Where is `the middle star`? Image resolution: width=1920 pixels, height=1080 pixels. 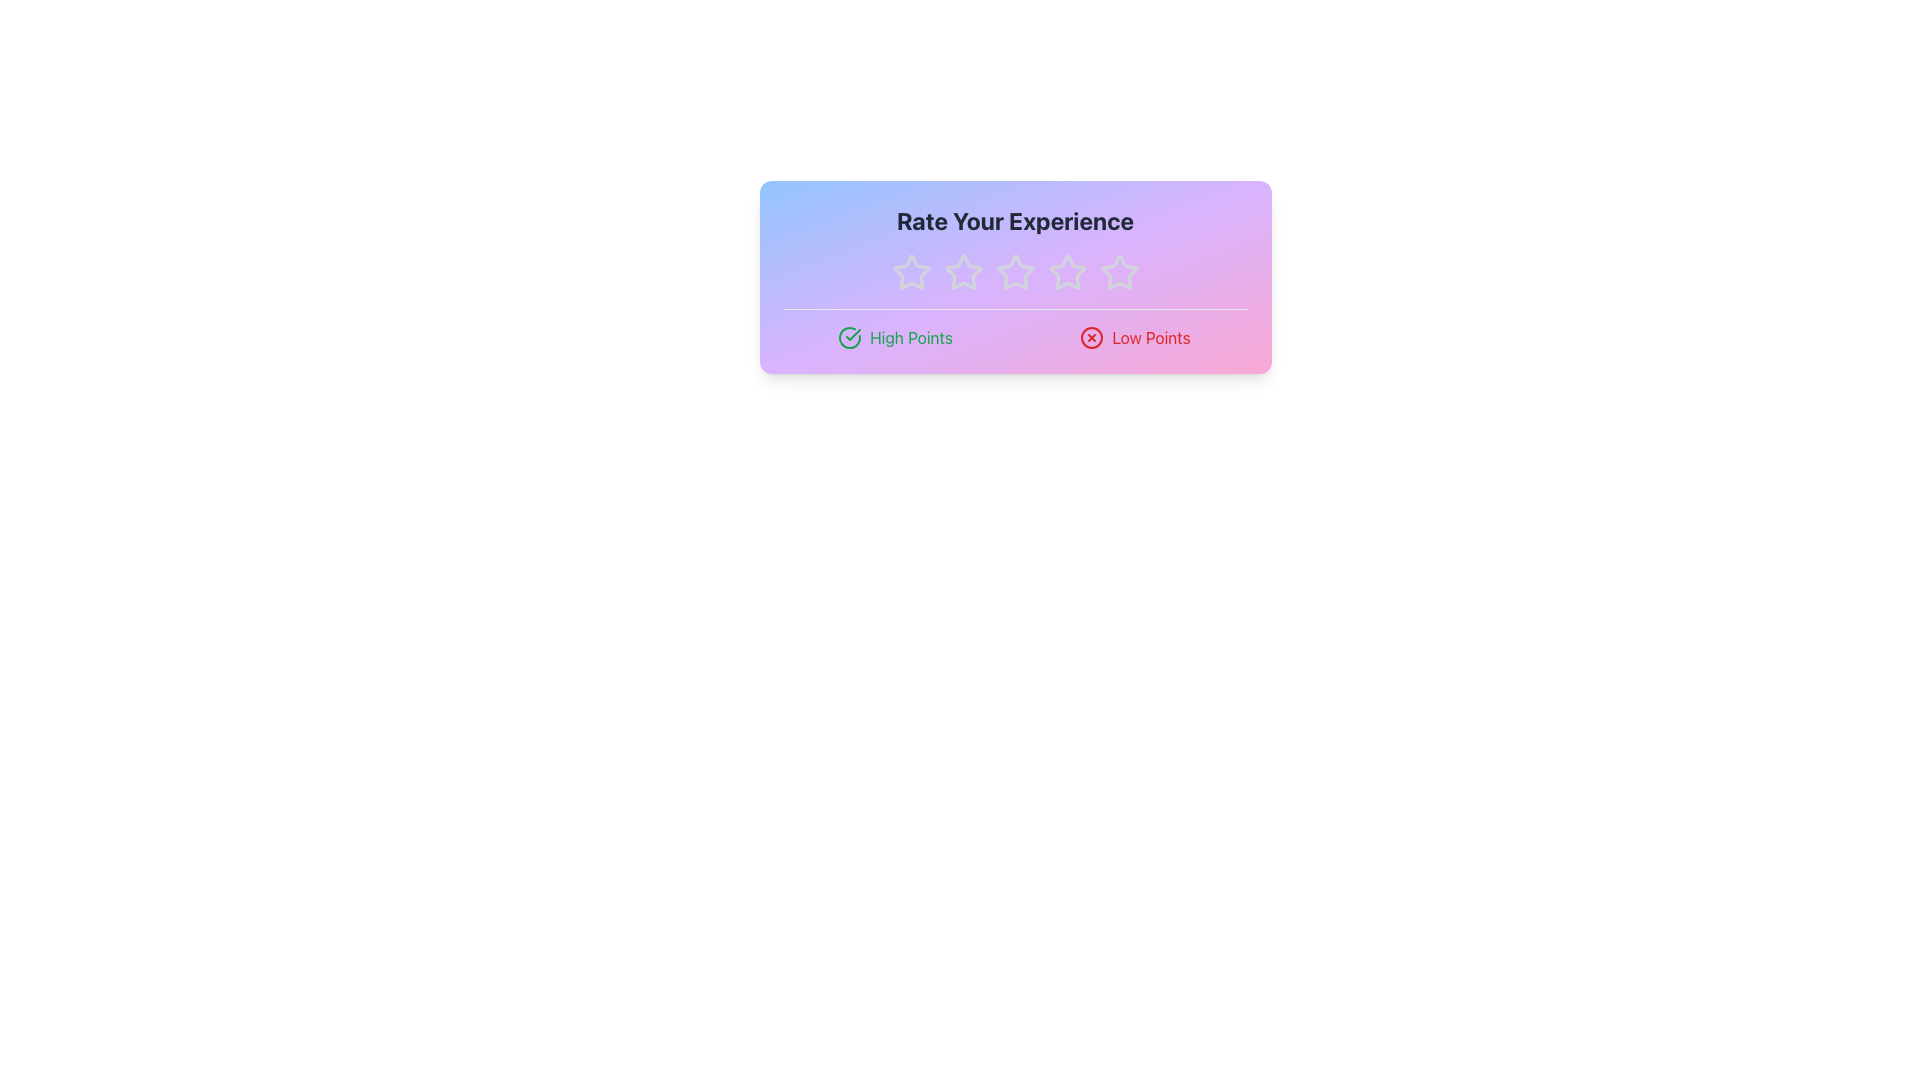
the middle star is located at coordinates (1014, 272).